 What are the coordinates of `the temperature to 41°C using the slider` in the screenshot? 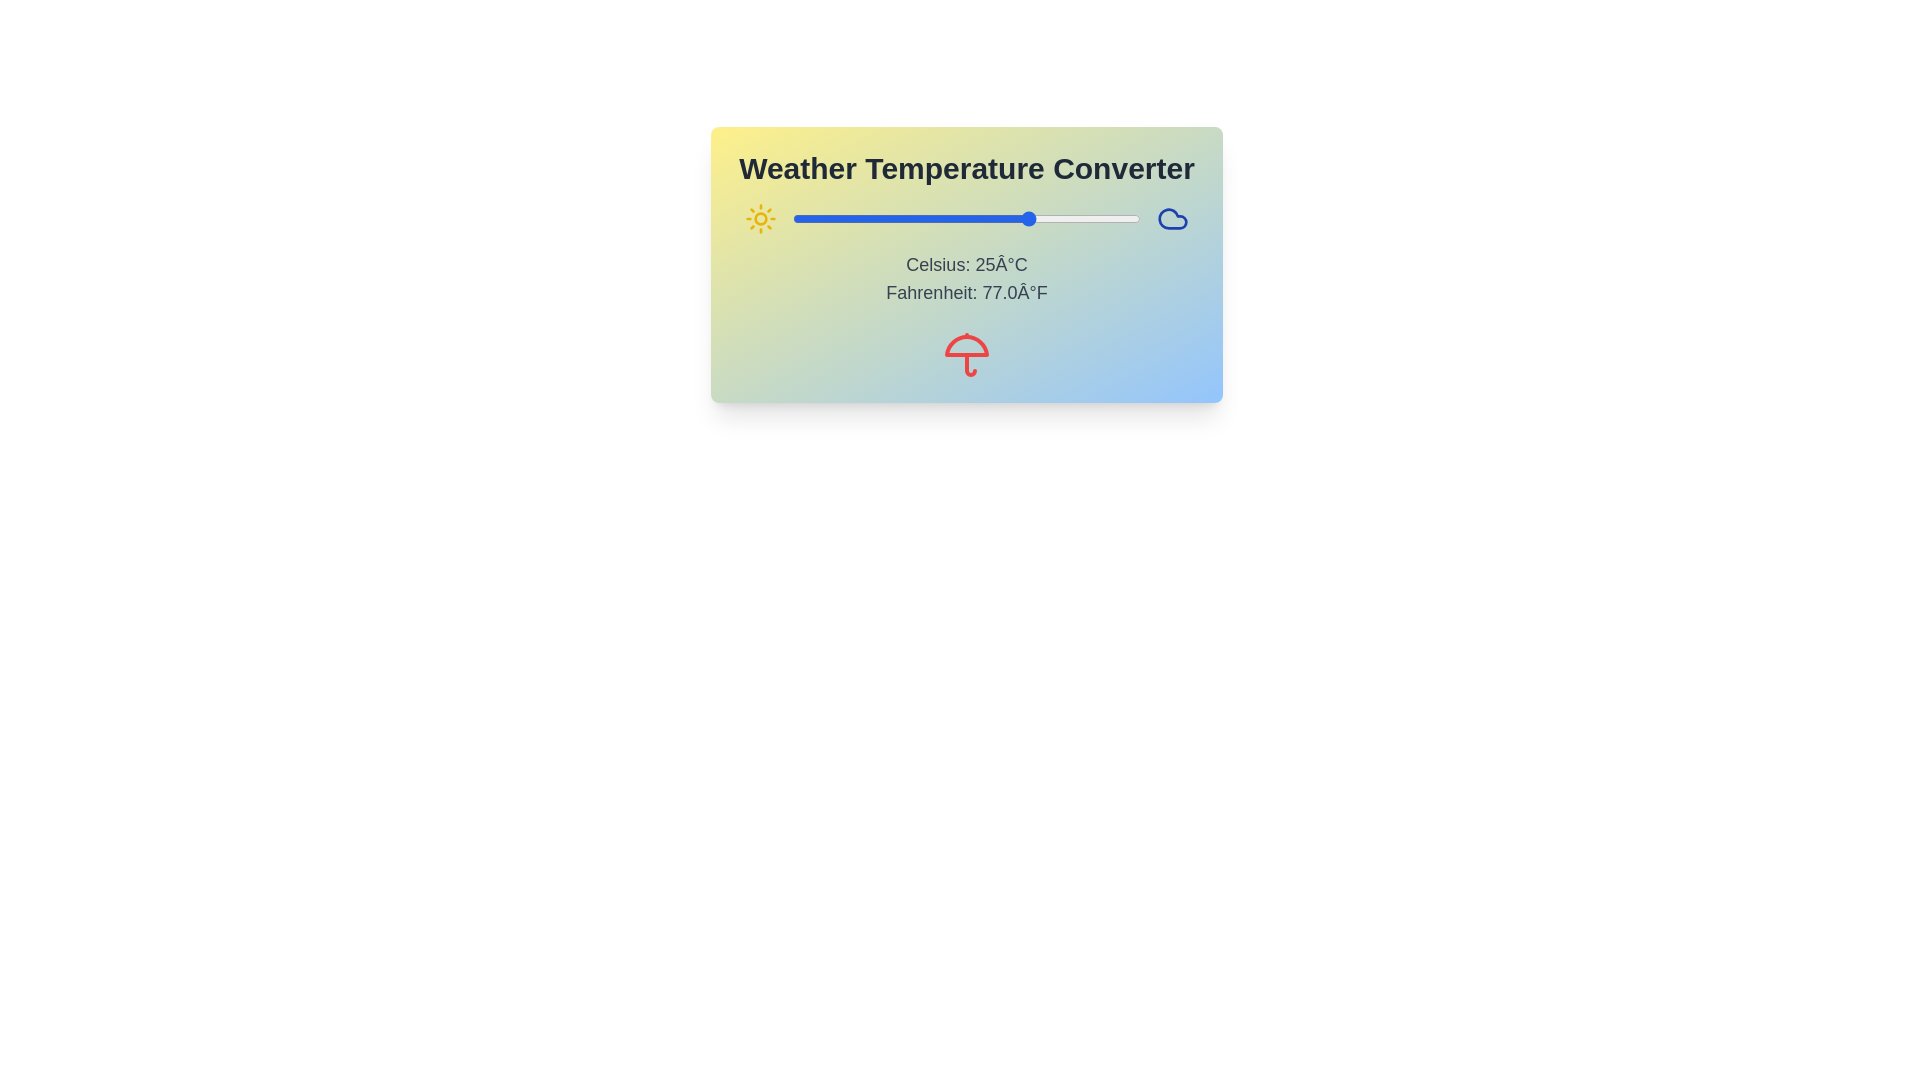 It's located at (1100, 219).